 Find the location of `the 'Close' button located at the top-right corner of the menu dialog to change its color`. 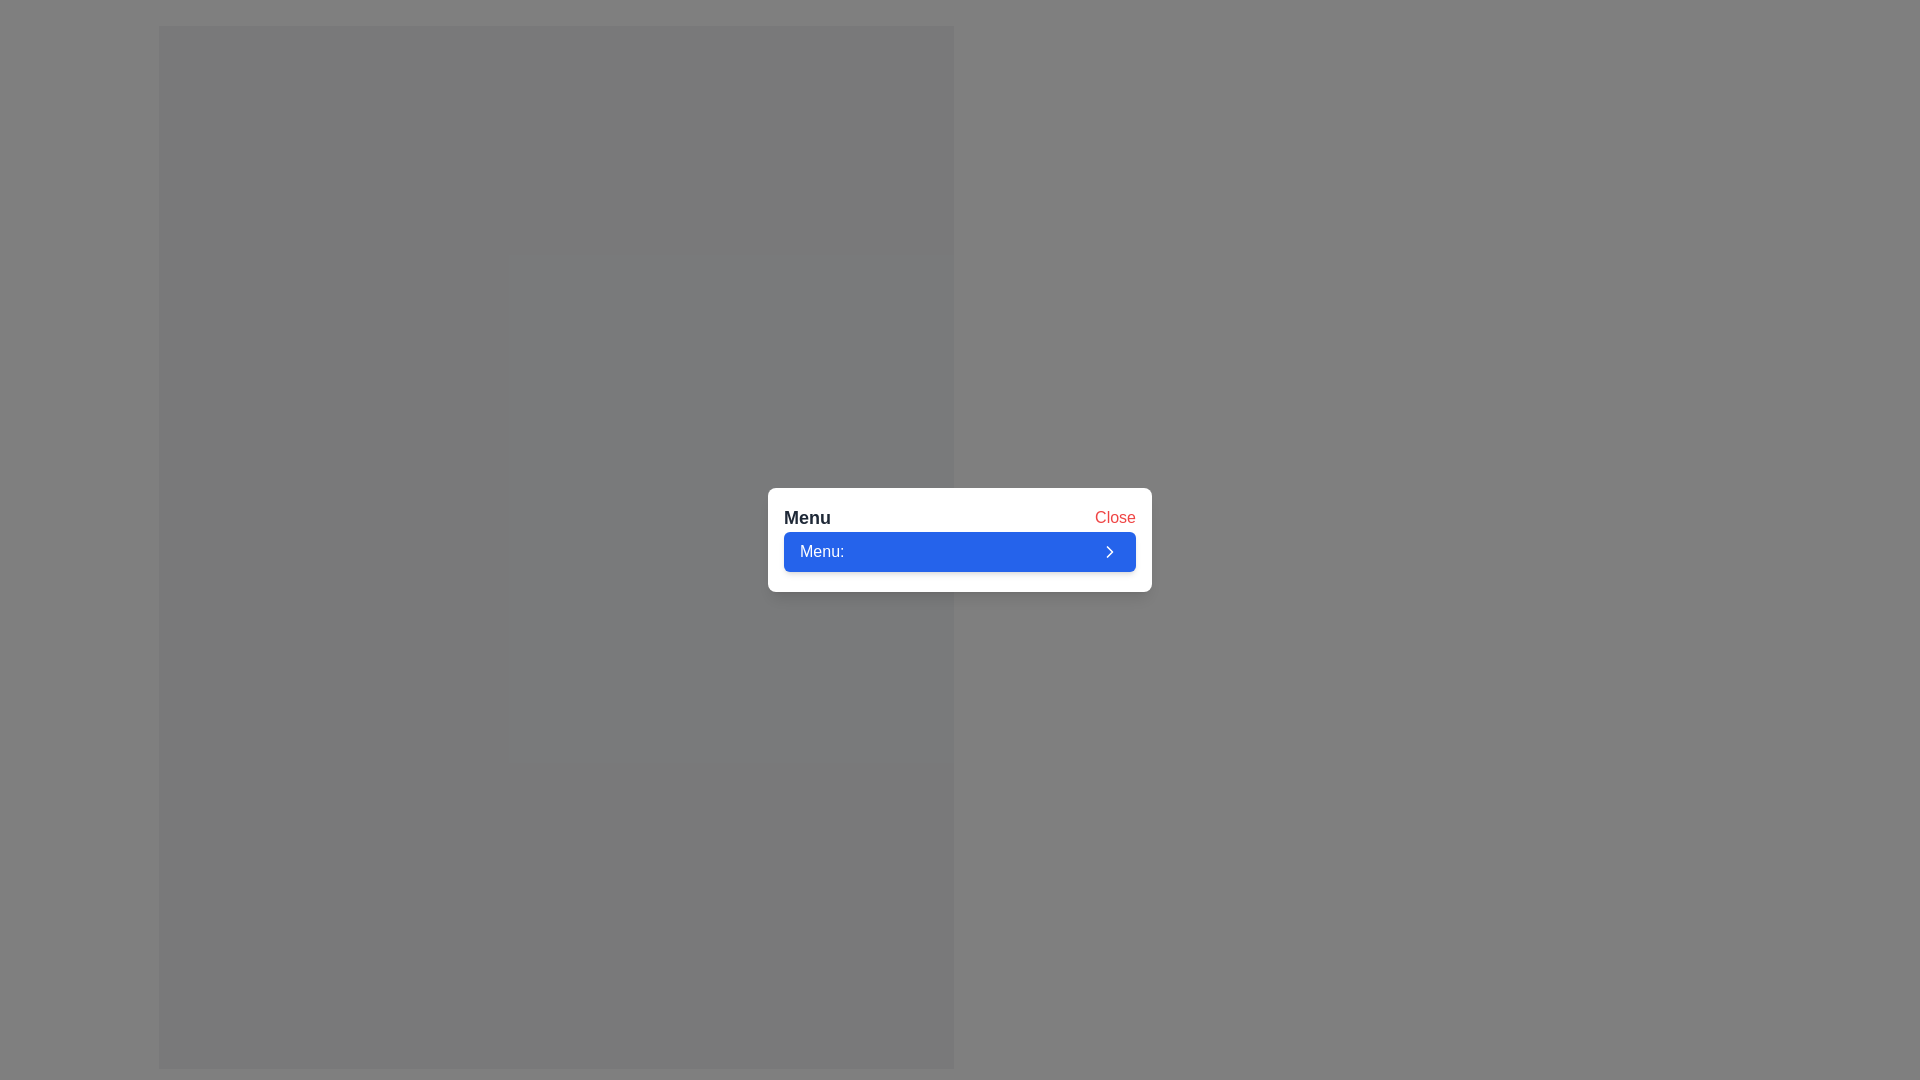

the 'Close' button located at the top-right corner of the menu dialog to change its color is located at coordinates (1114, 516).